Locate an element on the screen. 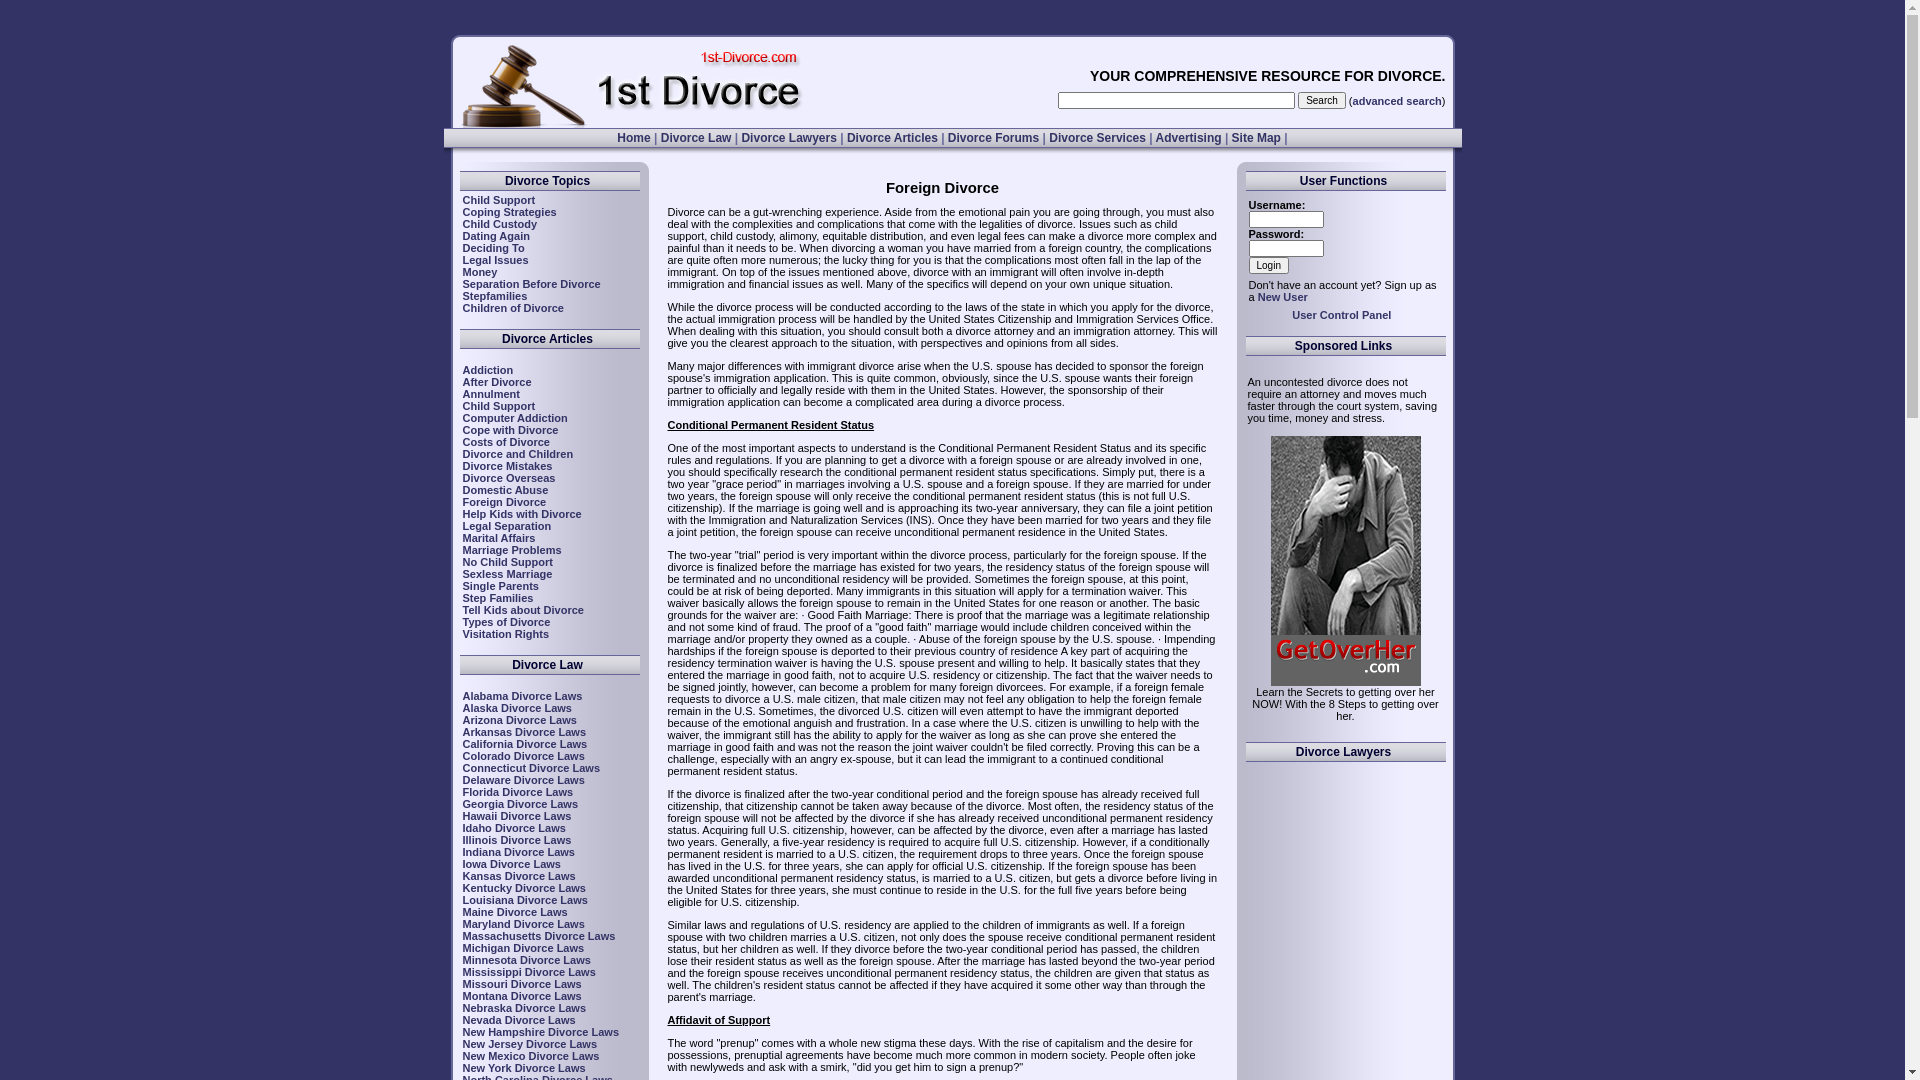  'Divorce Overseas' is located at coordinates (508, 478).